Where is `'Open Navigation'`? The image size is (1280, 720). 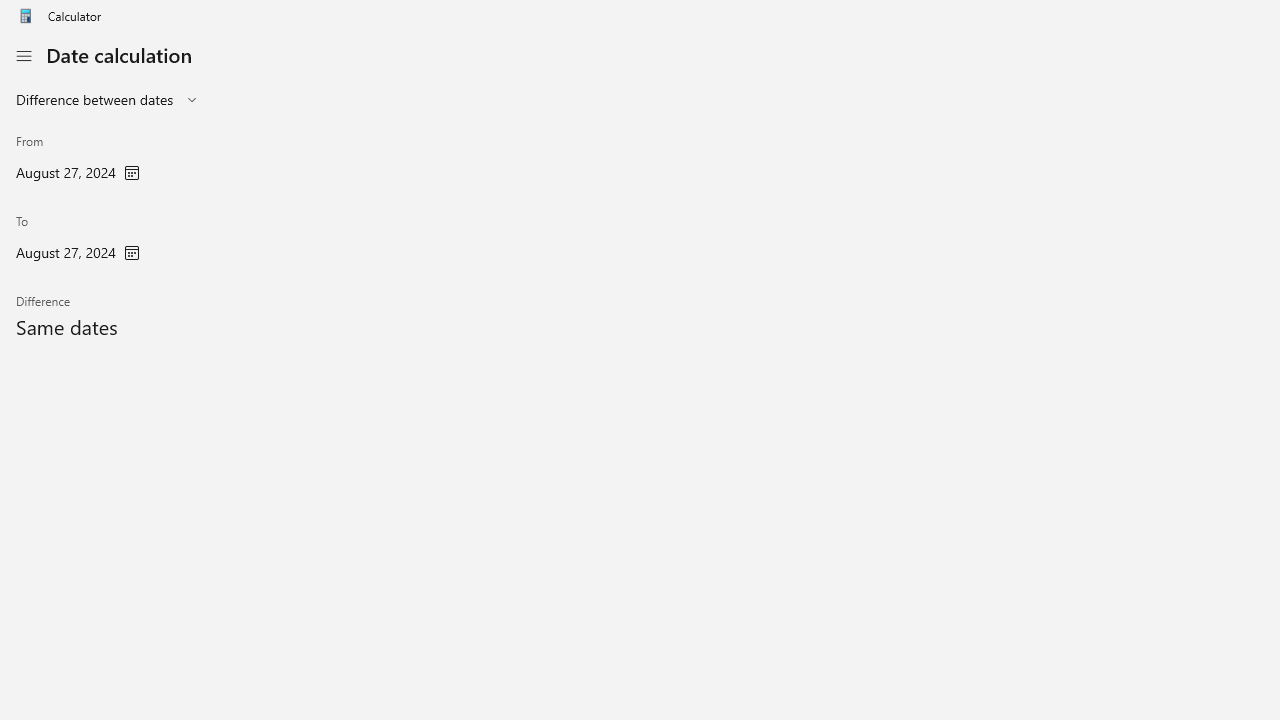 'Open Navigation' is located at coordinates (23, 55).